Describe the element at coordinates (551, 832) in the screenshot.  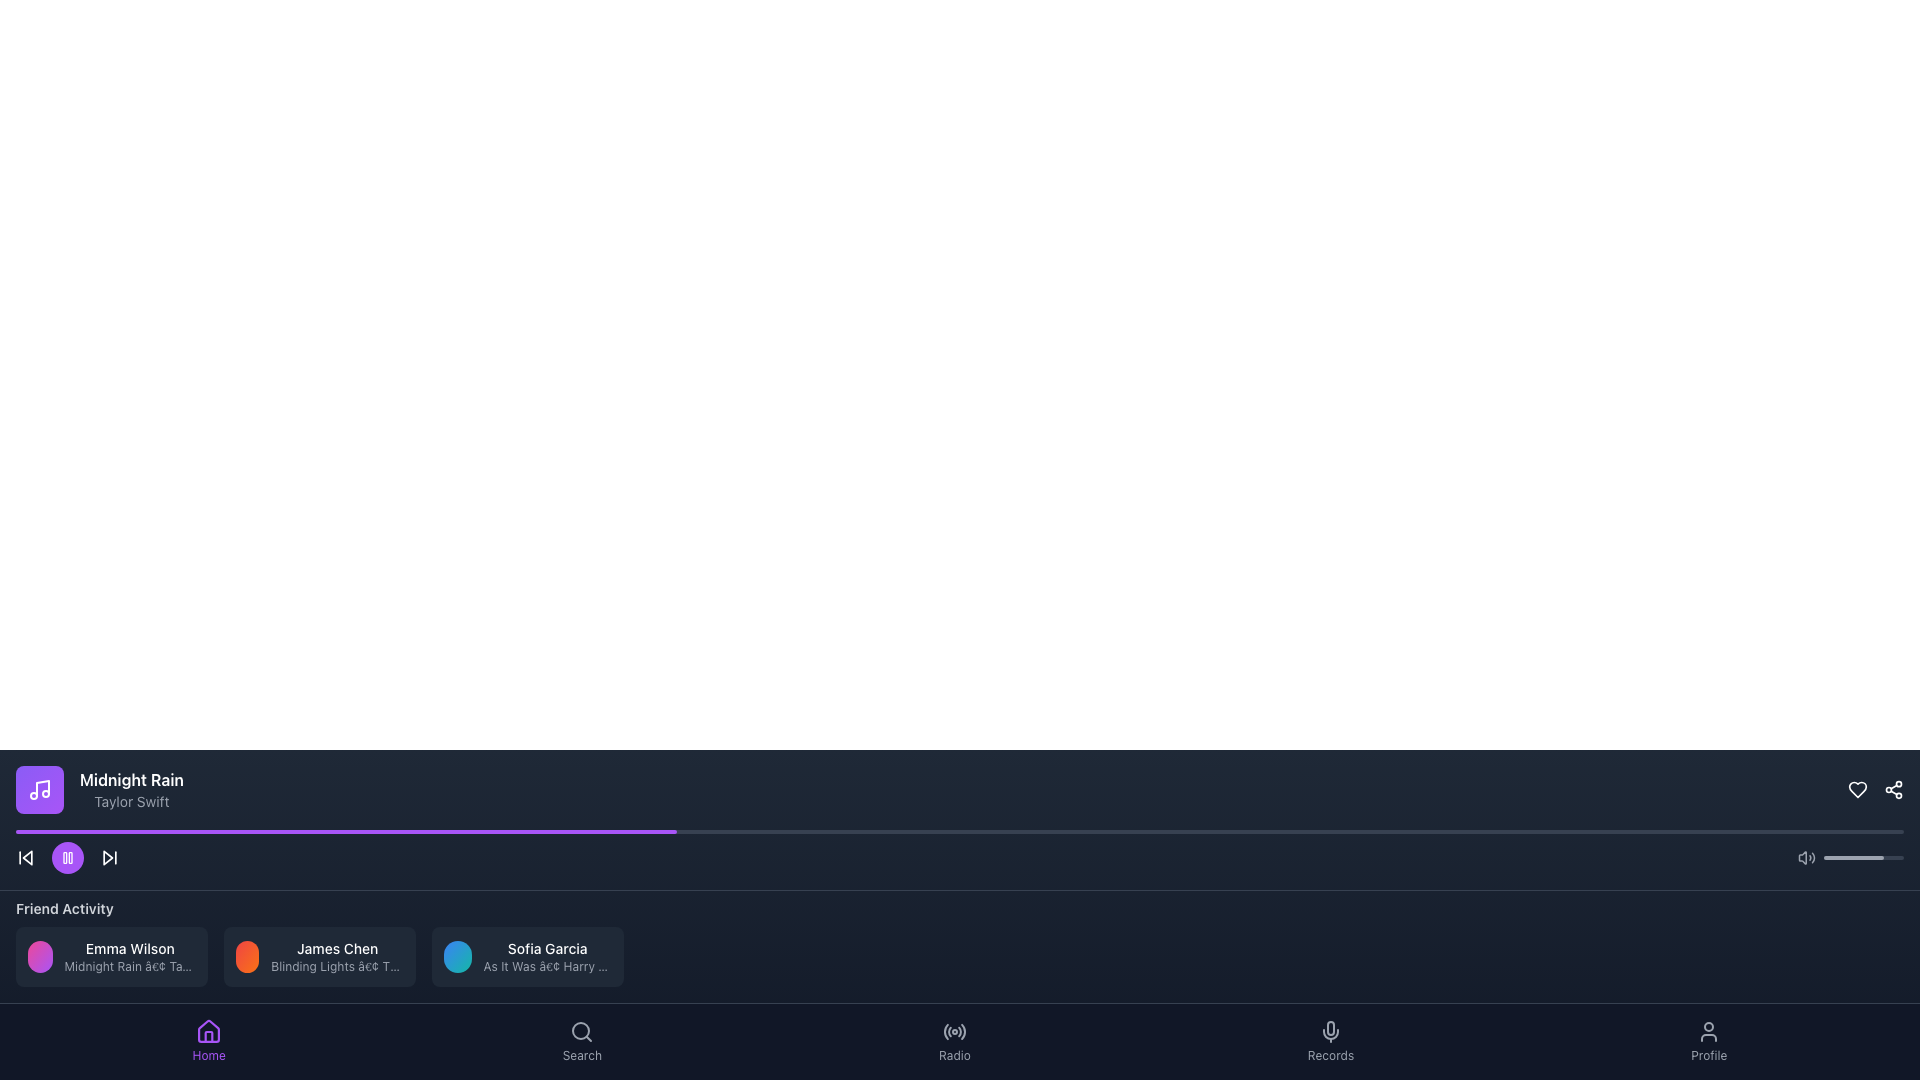
I see `the progress bar` at that location.